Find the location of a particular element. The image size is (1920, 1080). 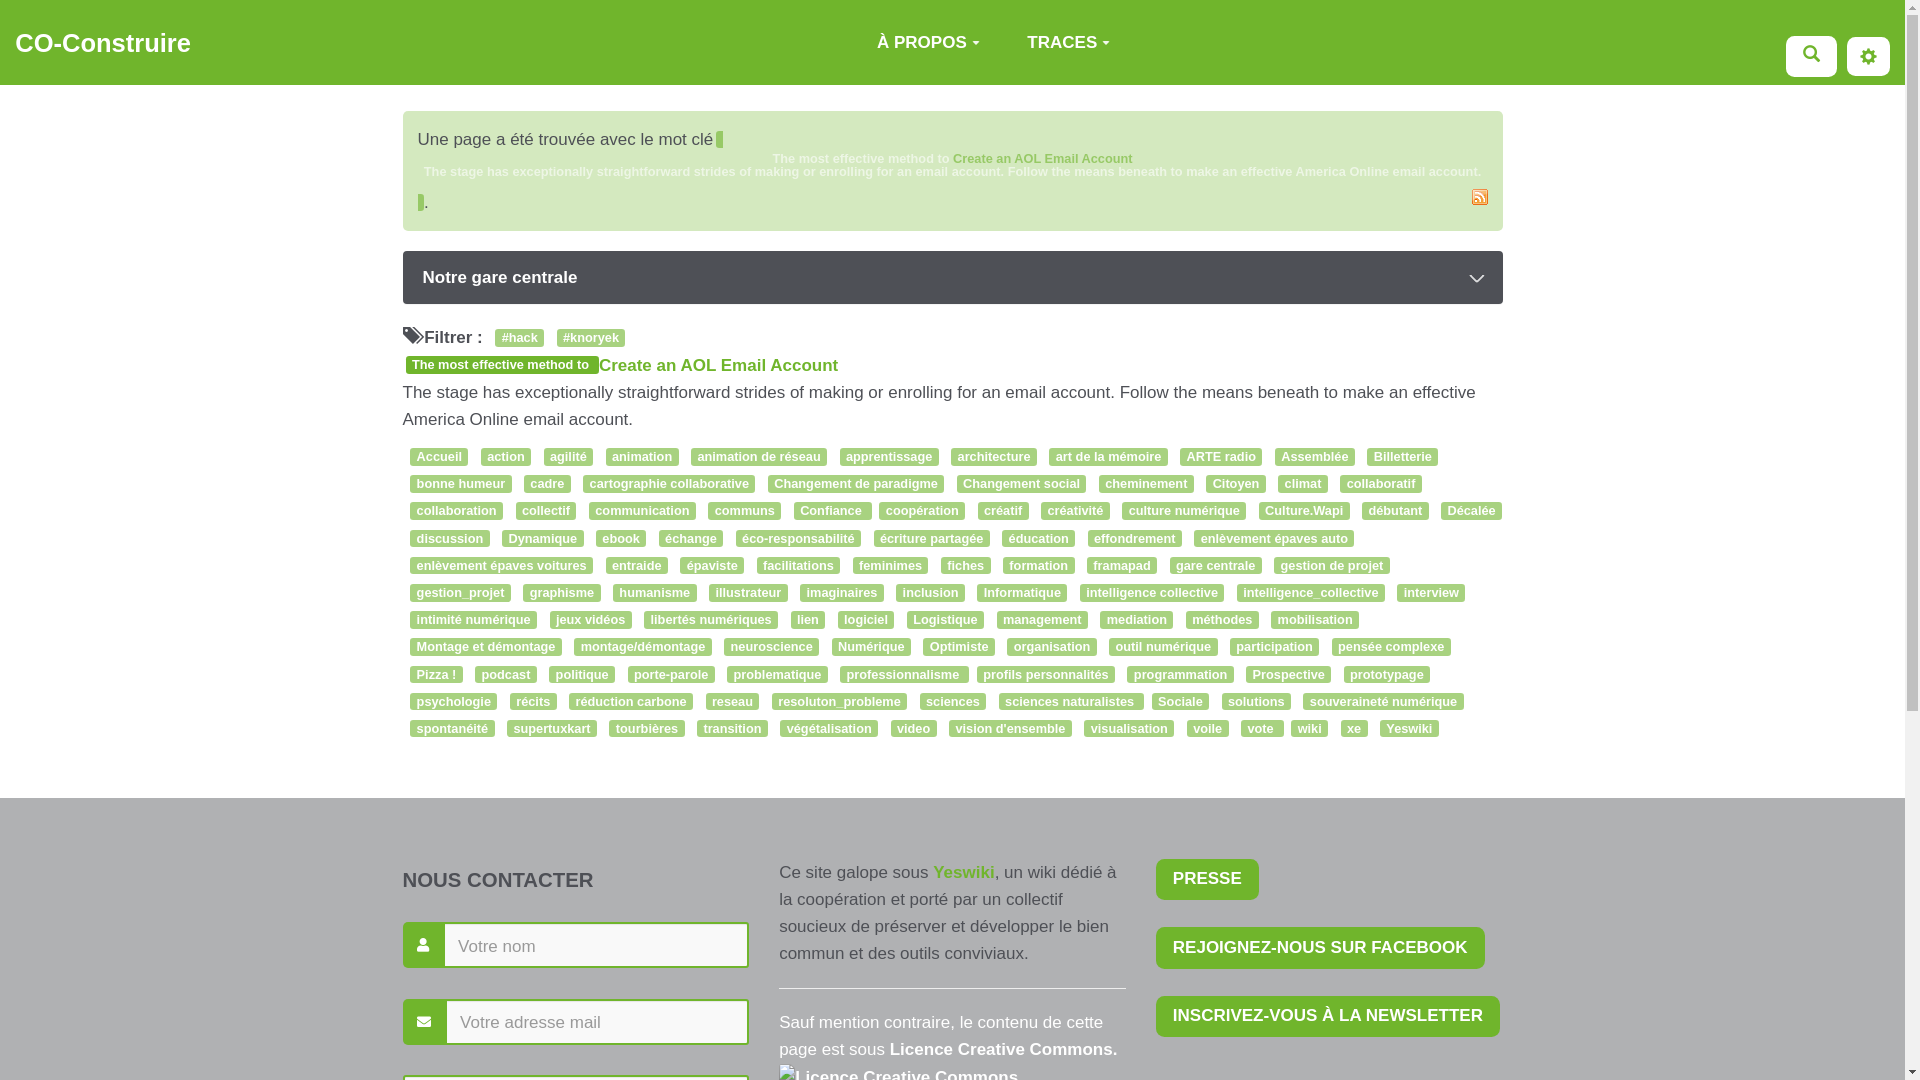

'Yeswiki' is located at coordinates (963, 871).